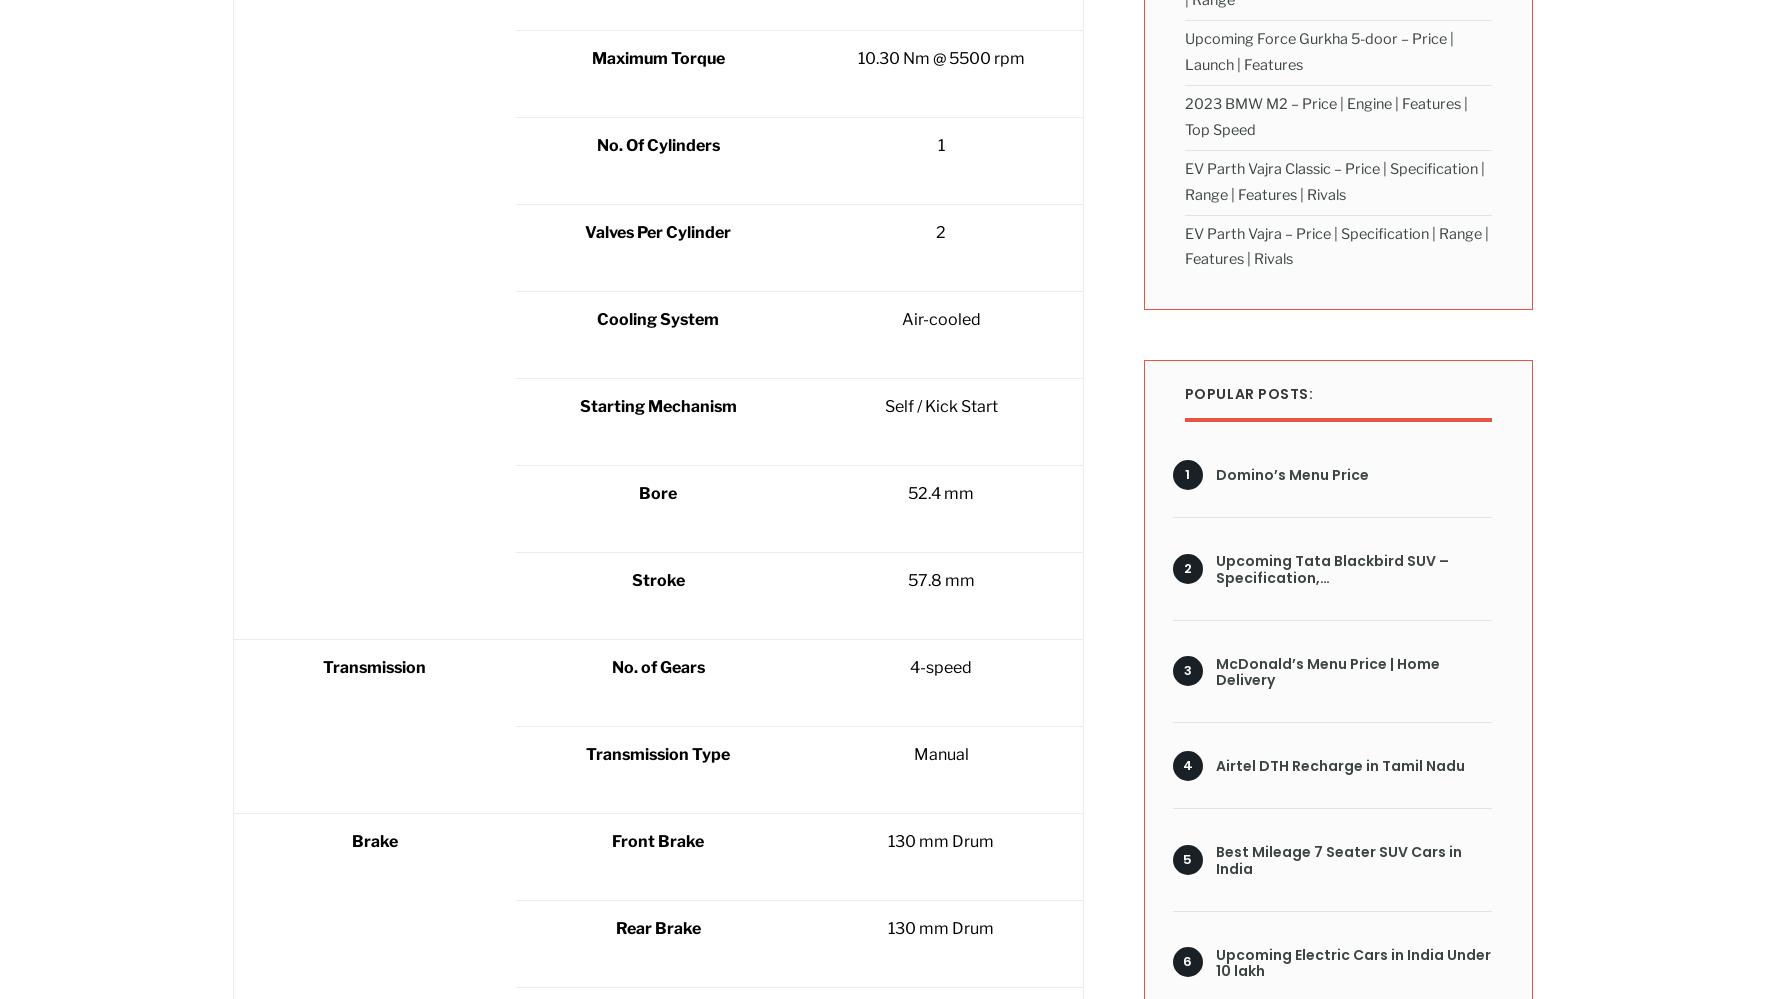 The width and height of the screenshot is (1765, 999). I want to click on 'Rear Brake', so click(656, 928).